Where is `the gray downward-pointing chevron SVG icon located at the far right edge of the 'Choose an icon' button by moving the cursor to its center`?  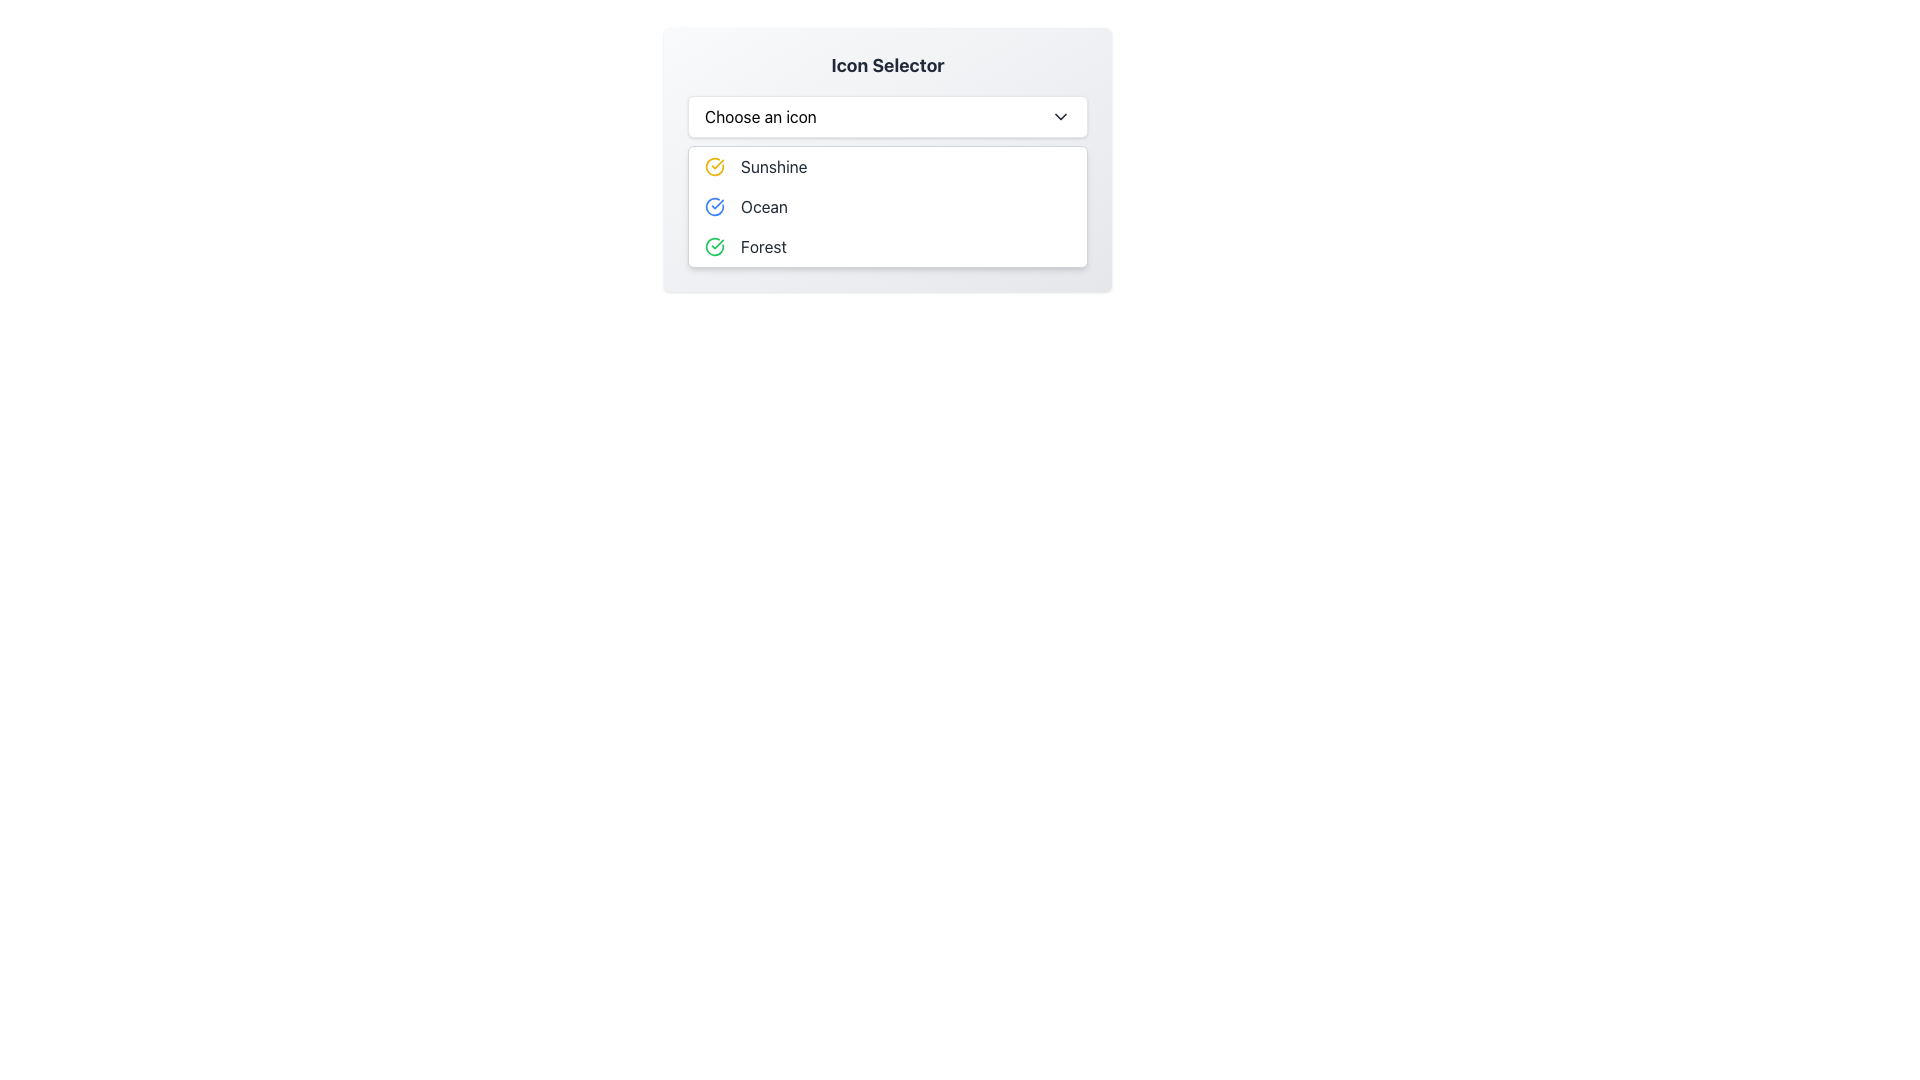 the gray downward-pointing chevron SVG icon located at the far right edge of the 'Choose an icon' button by moving the cursor to its center is located at coordinates (1059, 116).